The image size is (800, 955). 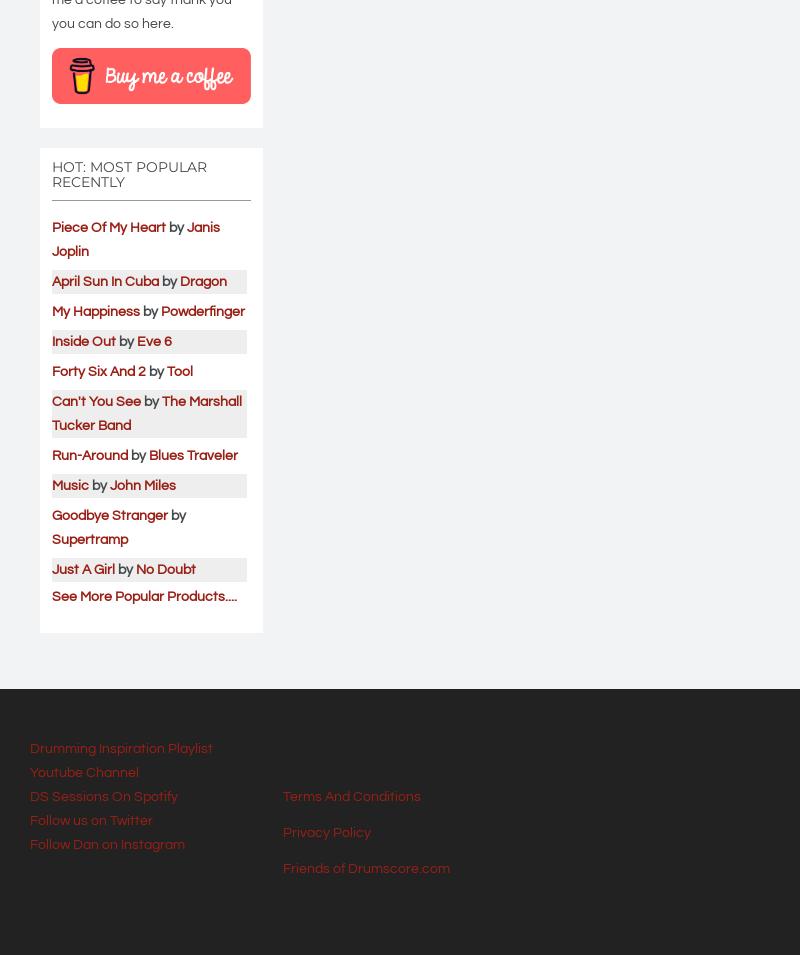 What do you see at coordinates (144, 596) in the screenshot?
I see `'See More Popular Products....'` at bounding box center [144, 596].